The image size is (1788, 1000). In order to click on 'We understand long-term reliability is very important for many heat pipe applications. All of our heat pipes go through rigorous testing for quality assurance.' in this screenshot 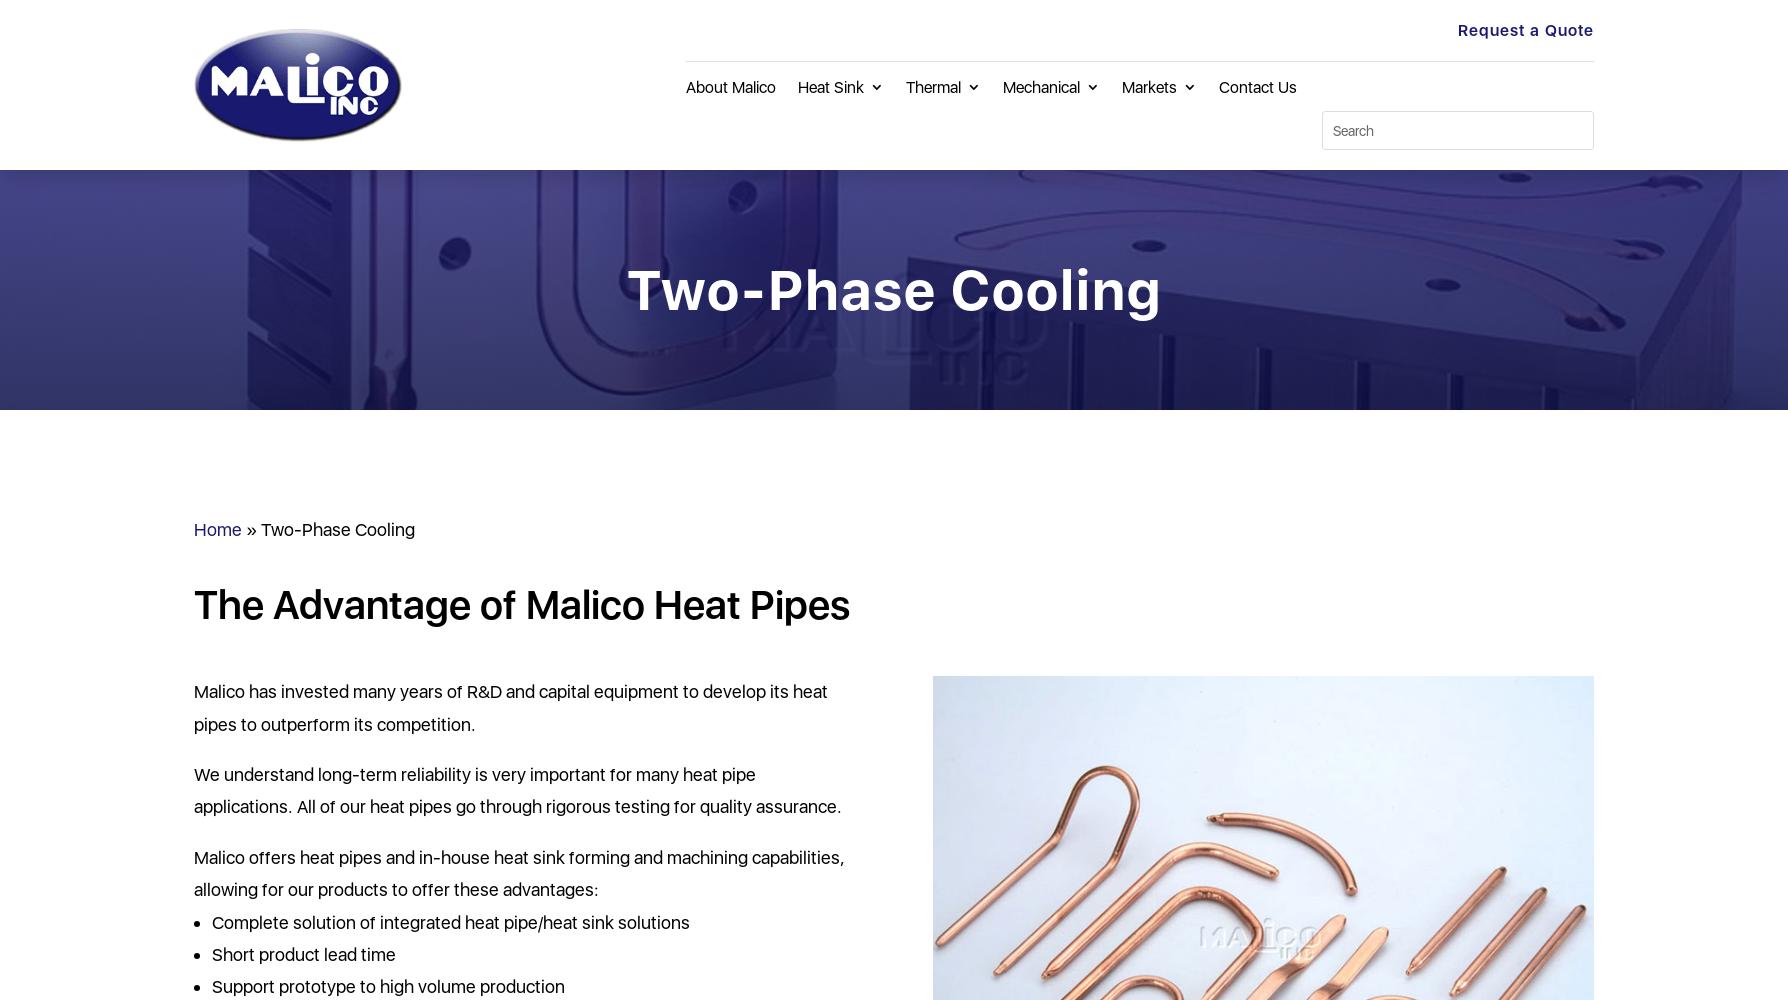, I will do `click(517, 790)`.